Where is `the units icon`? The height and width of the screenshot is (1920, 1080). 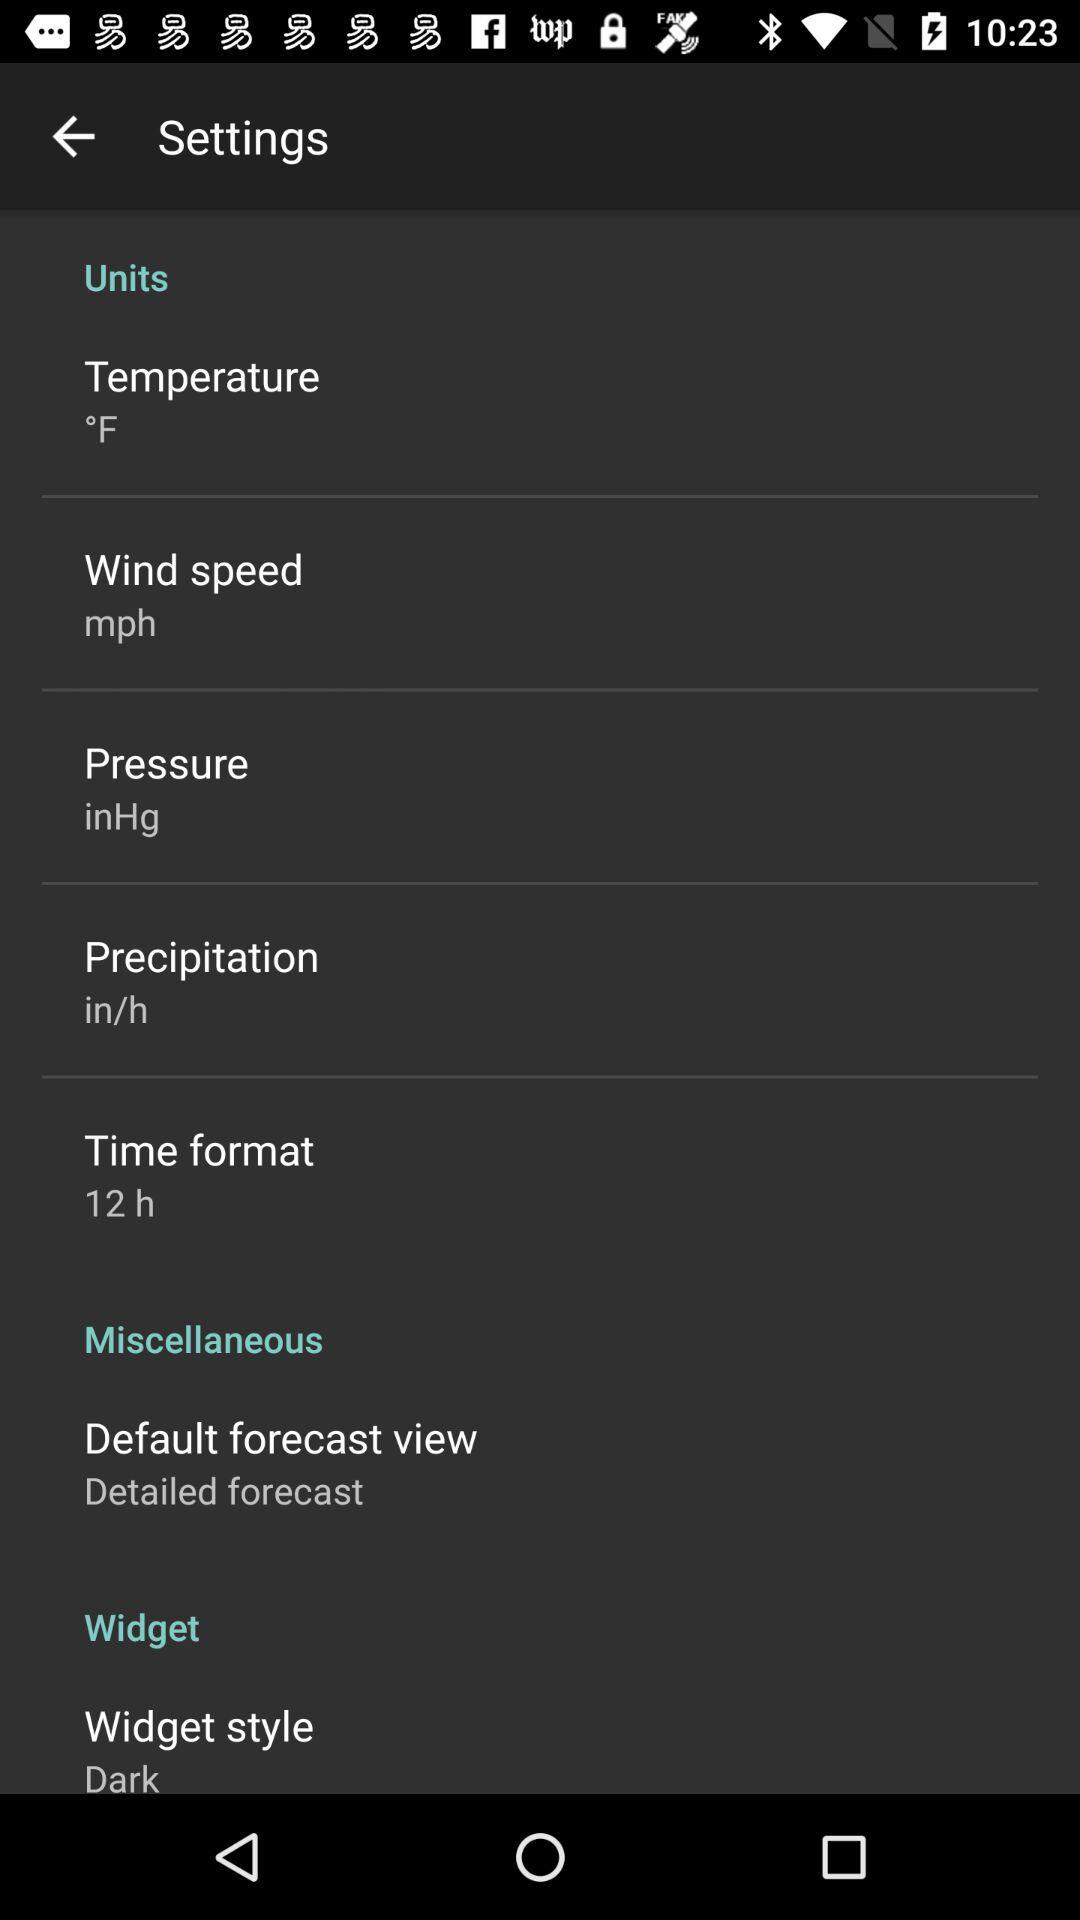
the units icon is located at coordinates (540, 254).